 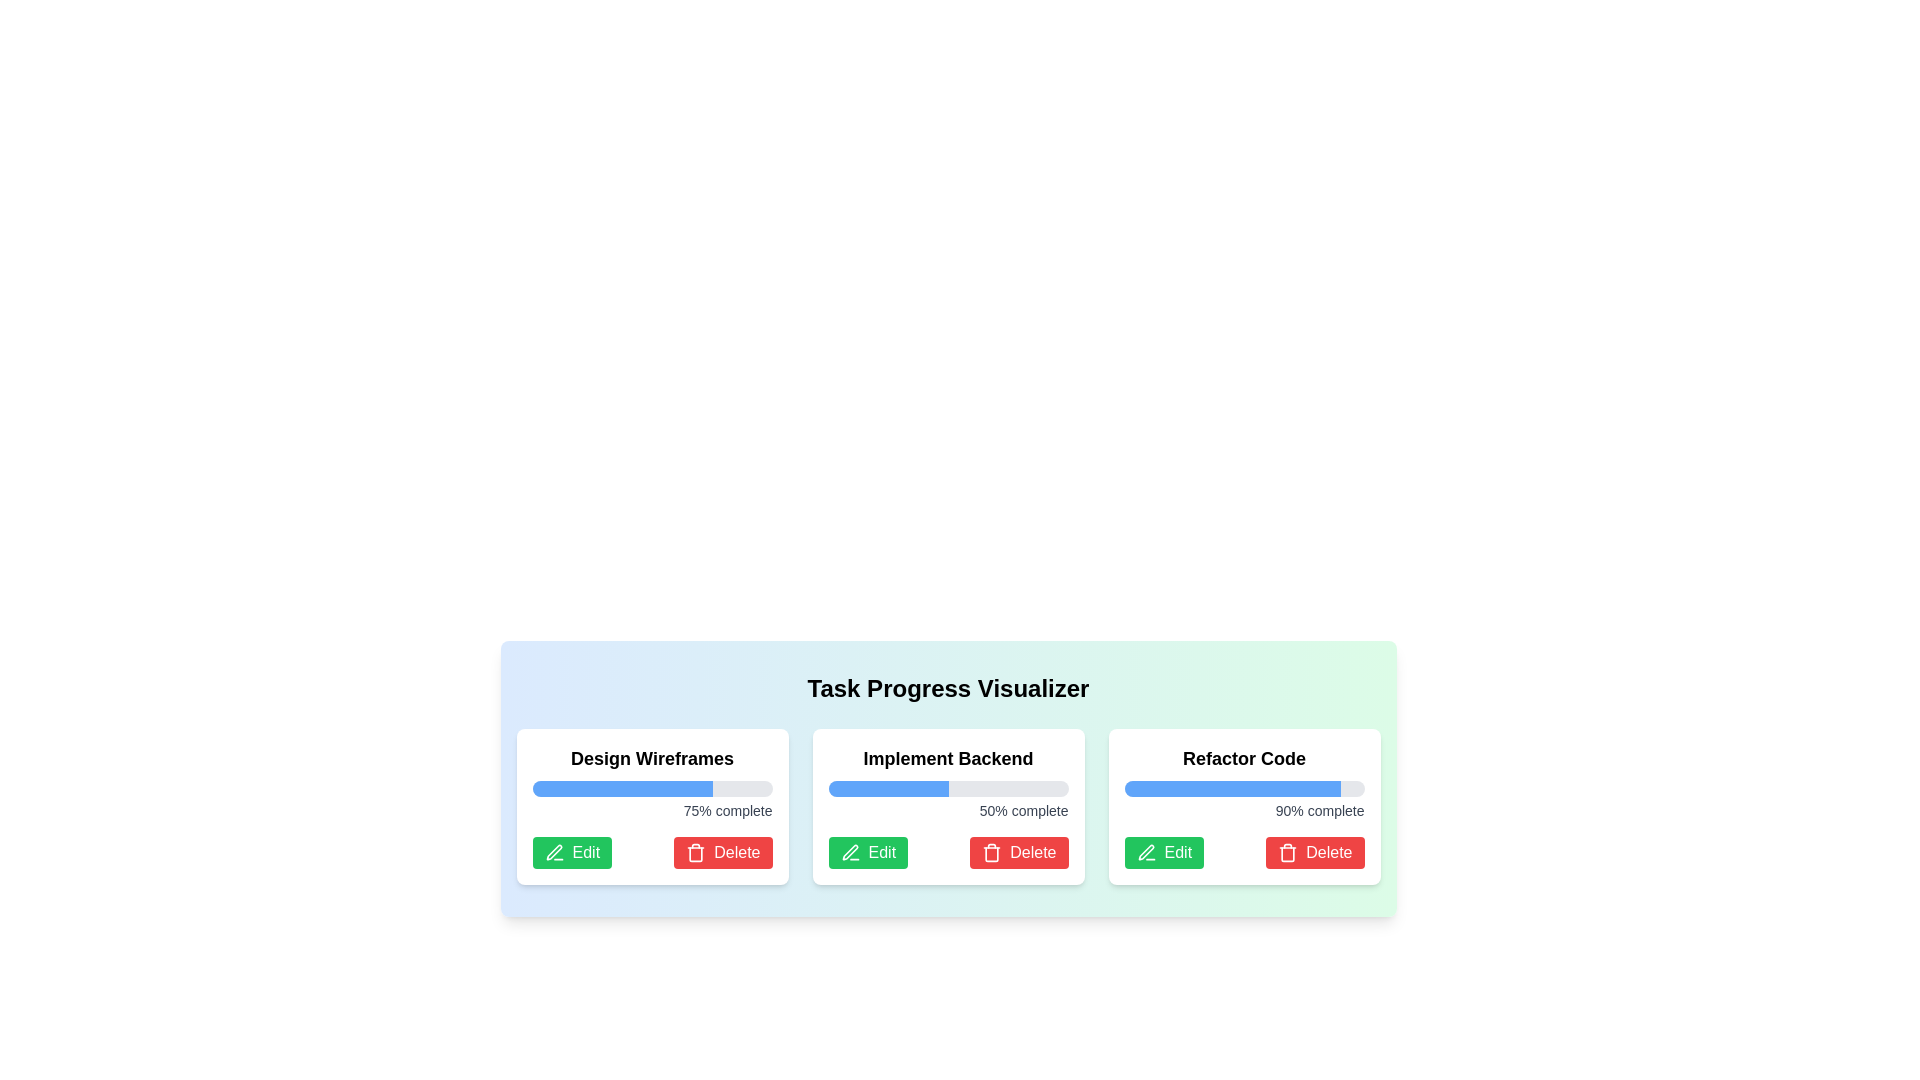 What do you see at coordinates (1197, 788) in the screenshot?
I see `the progress` at bounding box center [1197, 788].